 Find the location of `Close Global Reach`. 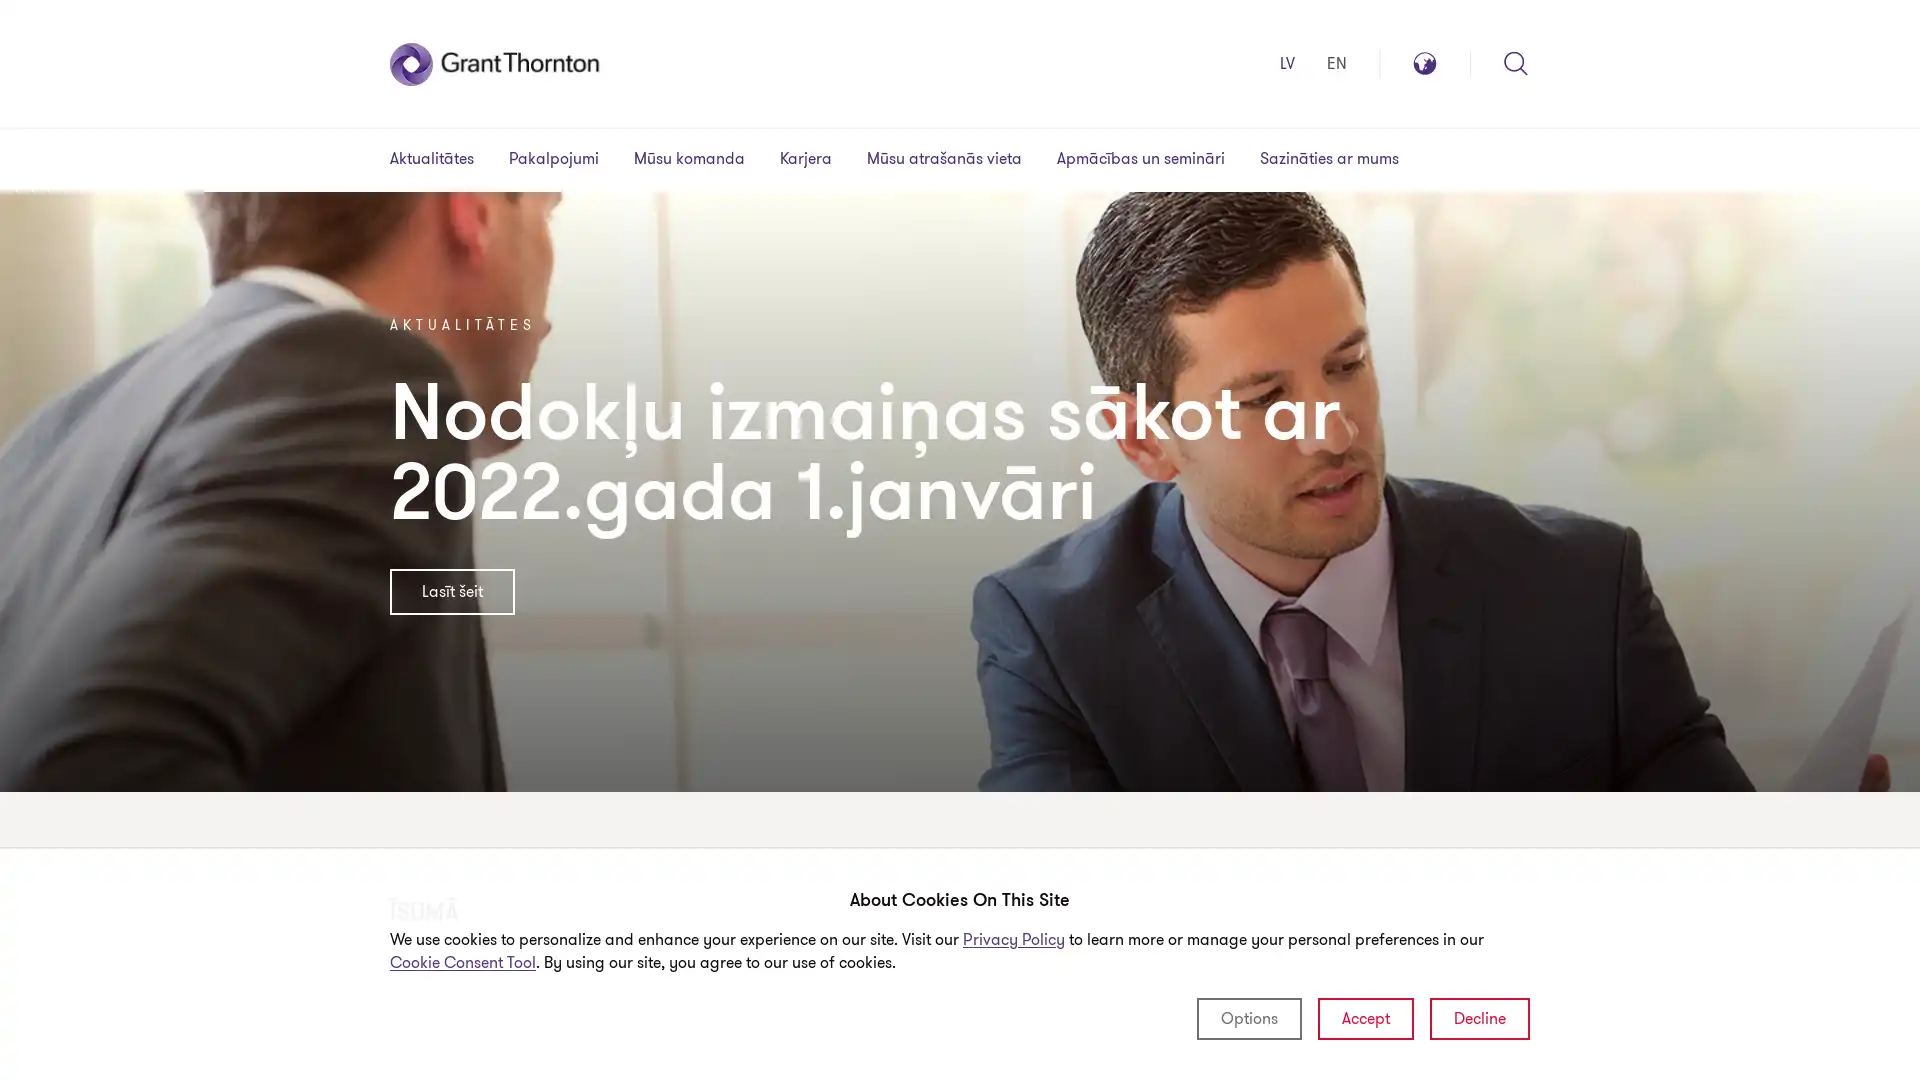

Close Global Reach is located at coordinates (1502, 75).